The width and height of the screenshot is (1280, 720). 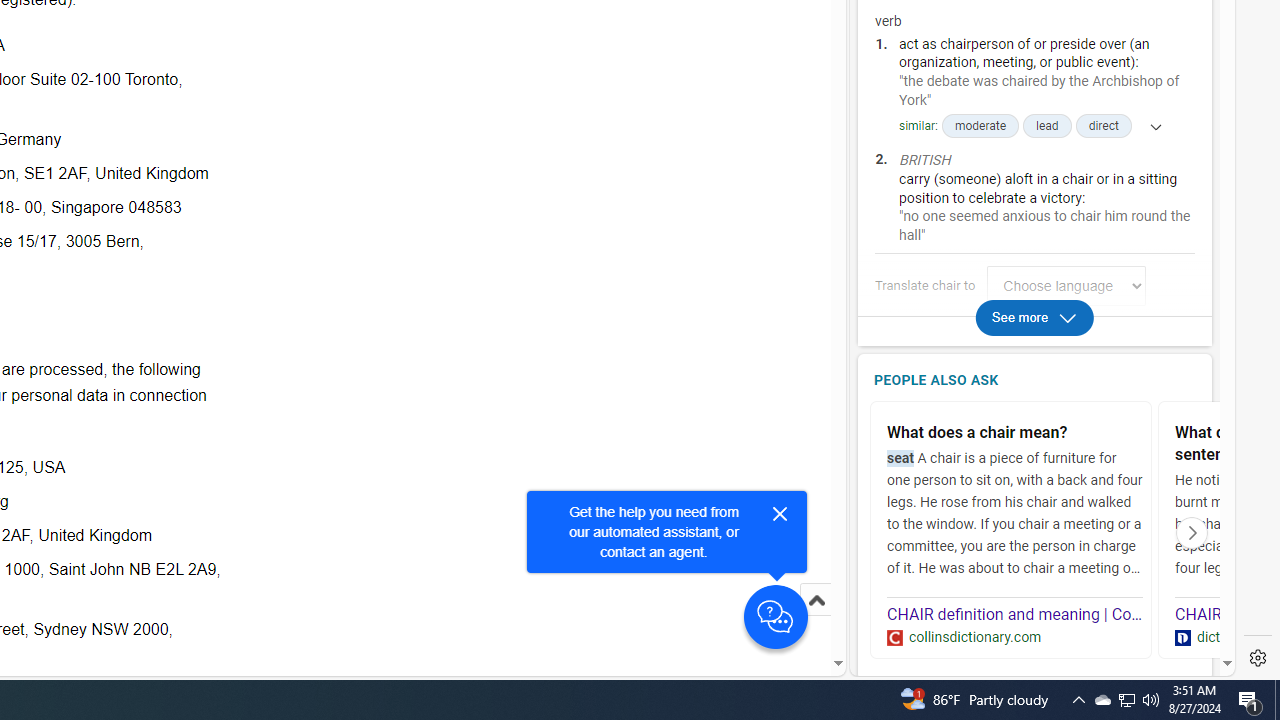 What do you see at coordinates (1015, 432) in the screenshot?
I see `'What does a chair mean?'` at bounding box center [1015, 432].